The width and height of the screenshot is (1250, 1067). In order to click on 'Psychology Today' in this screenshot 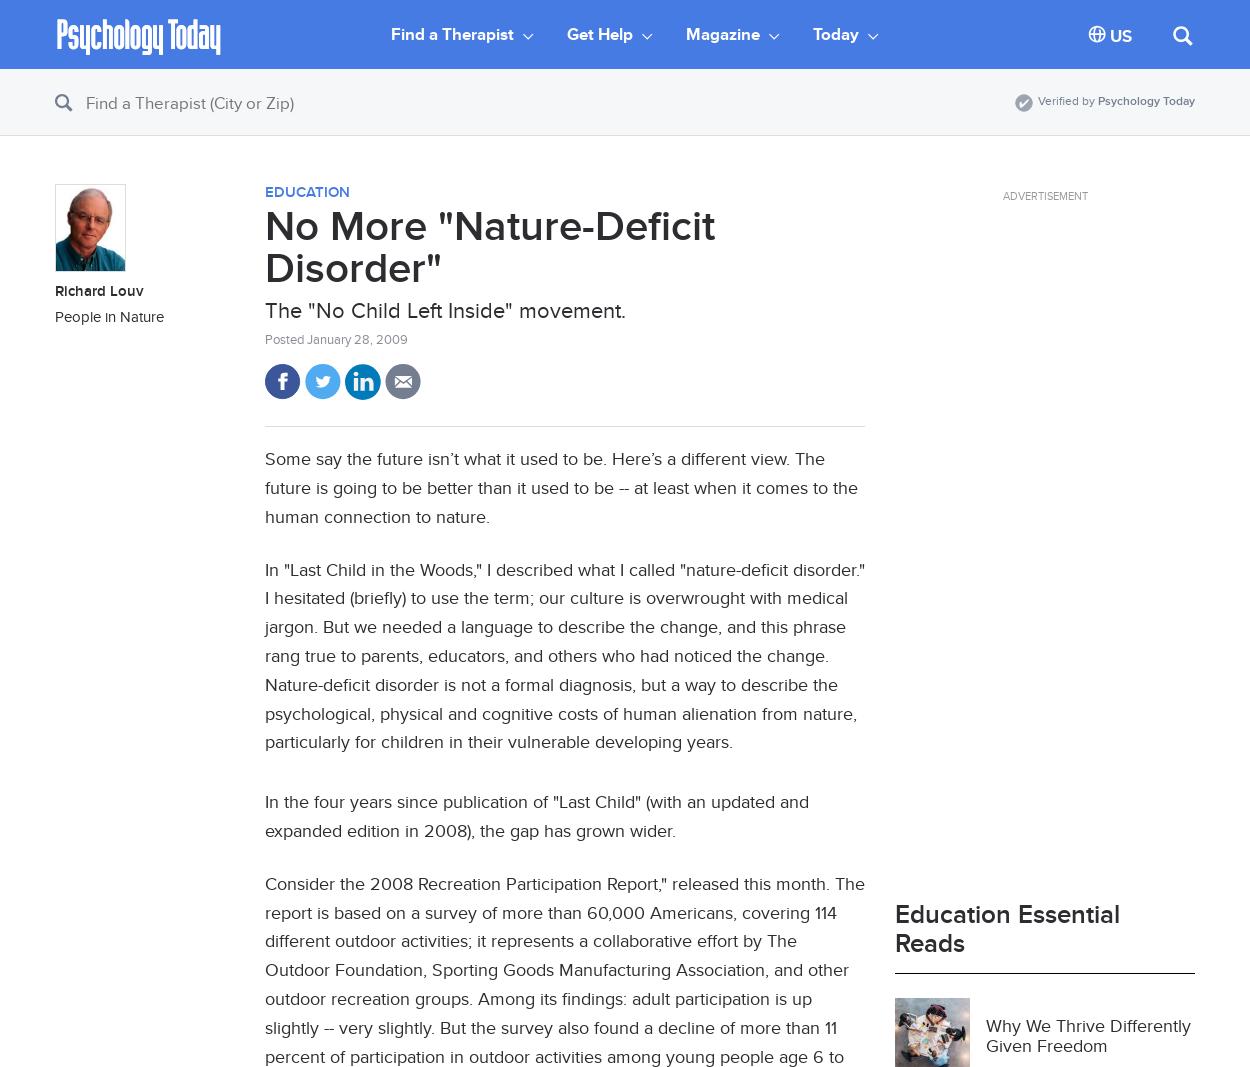, I will do `click(1146, 99)`.